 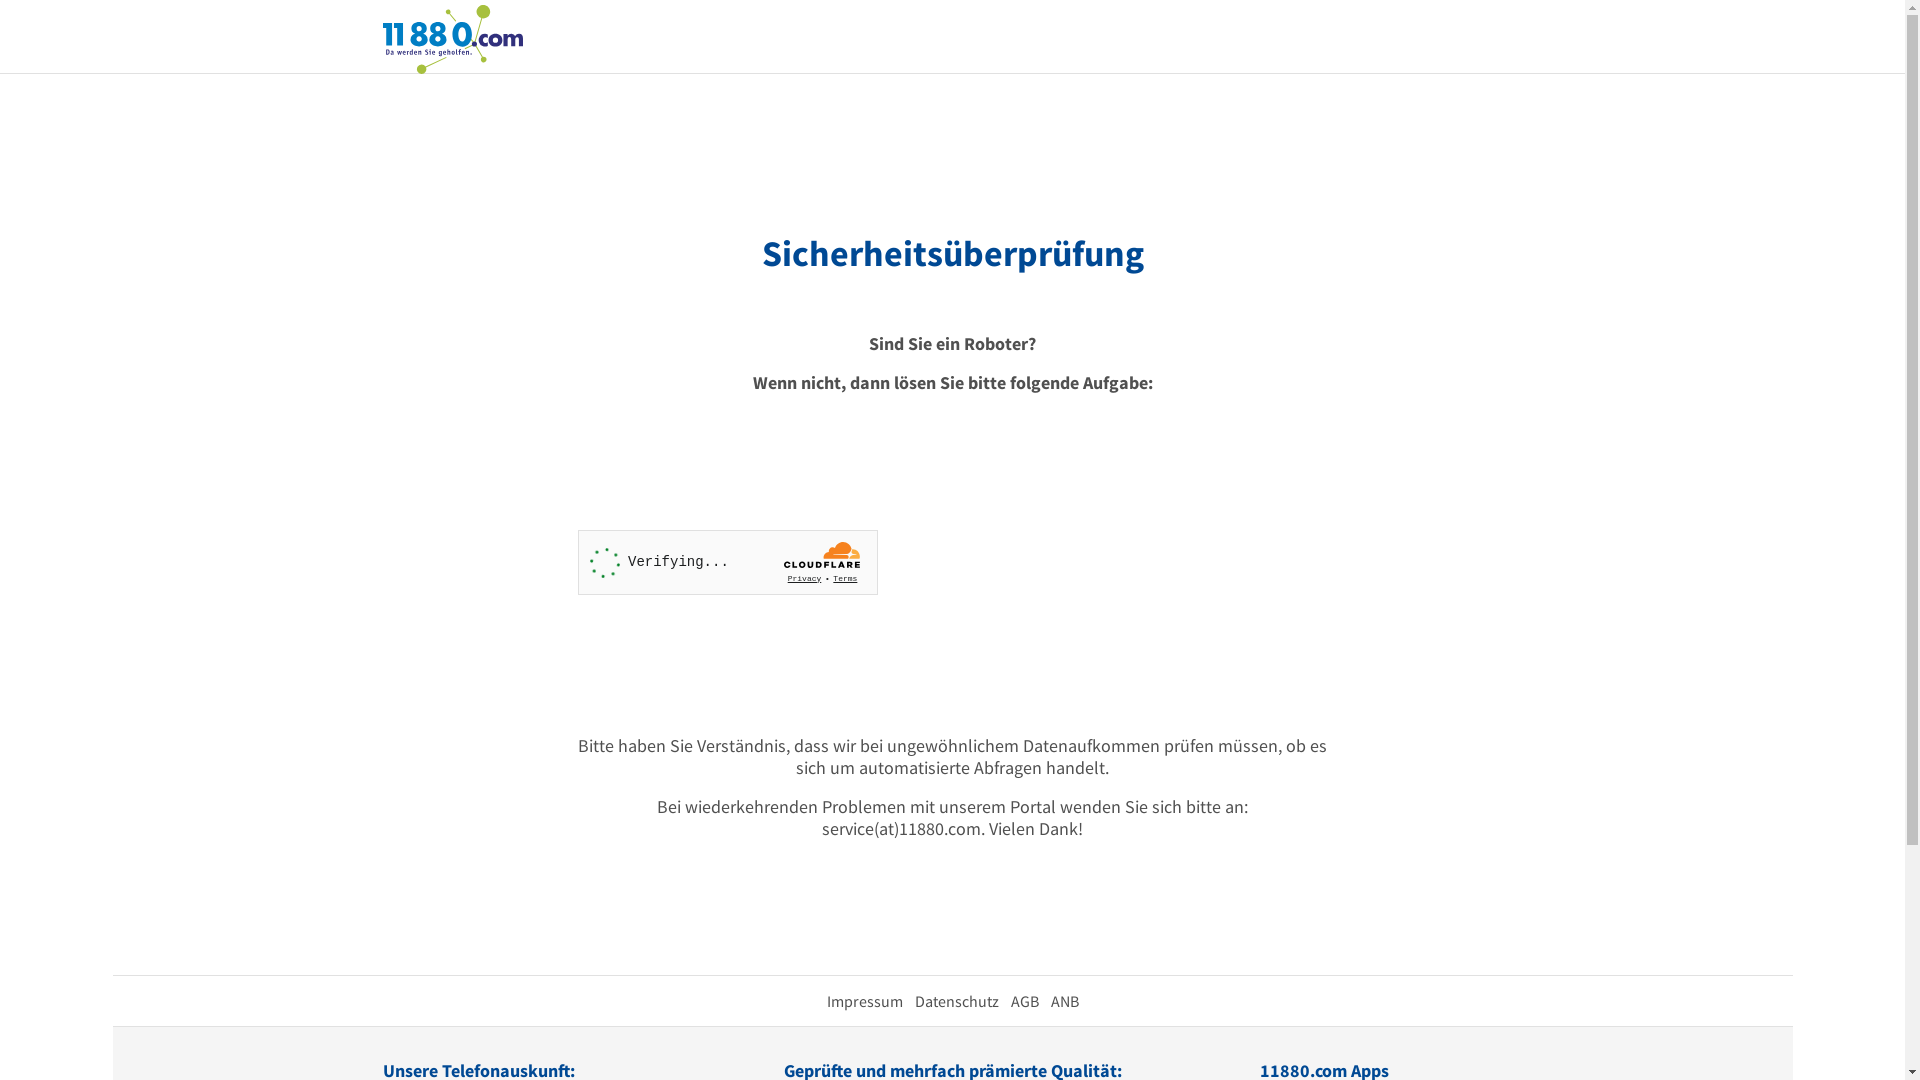 What do you see at coordinates (1063, 1001) in the screenshot?
I see `'ANB'` at bounding box center [1063, 1001].